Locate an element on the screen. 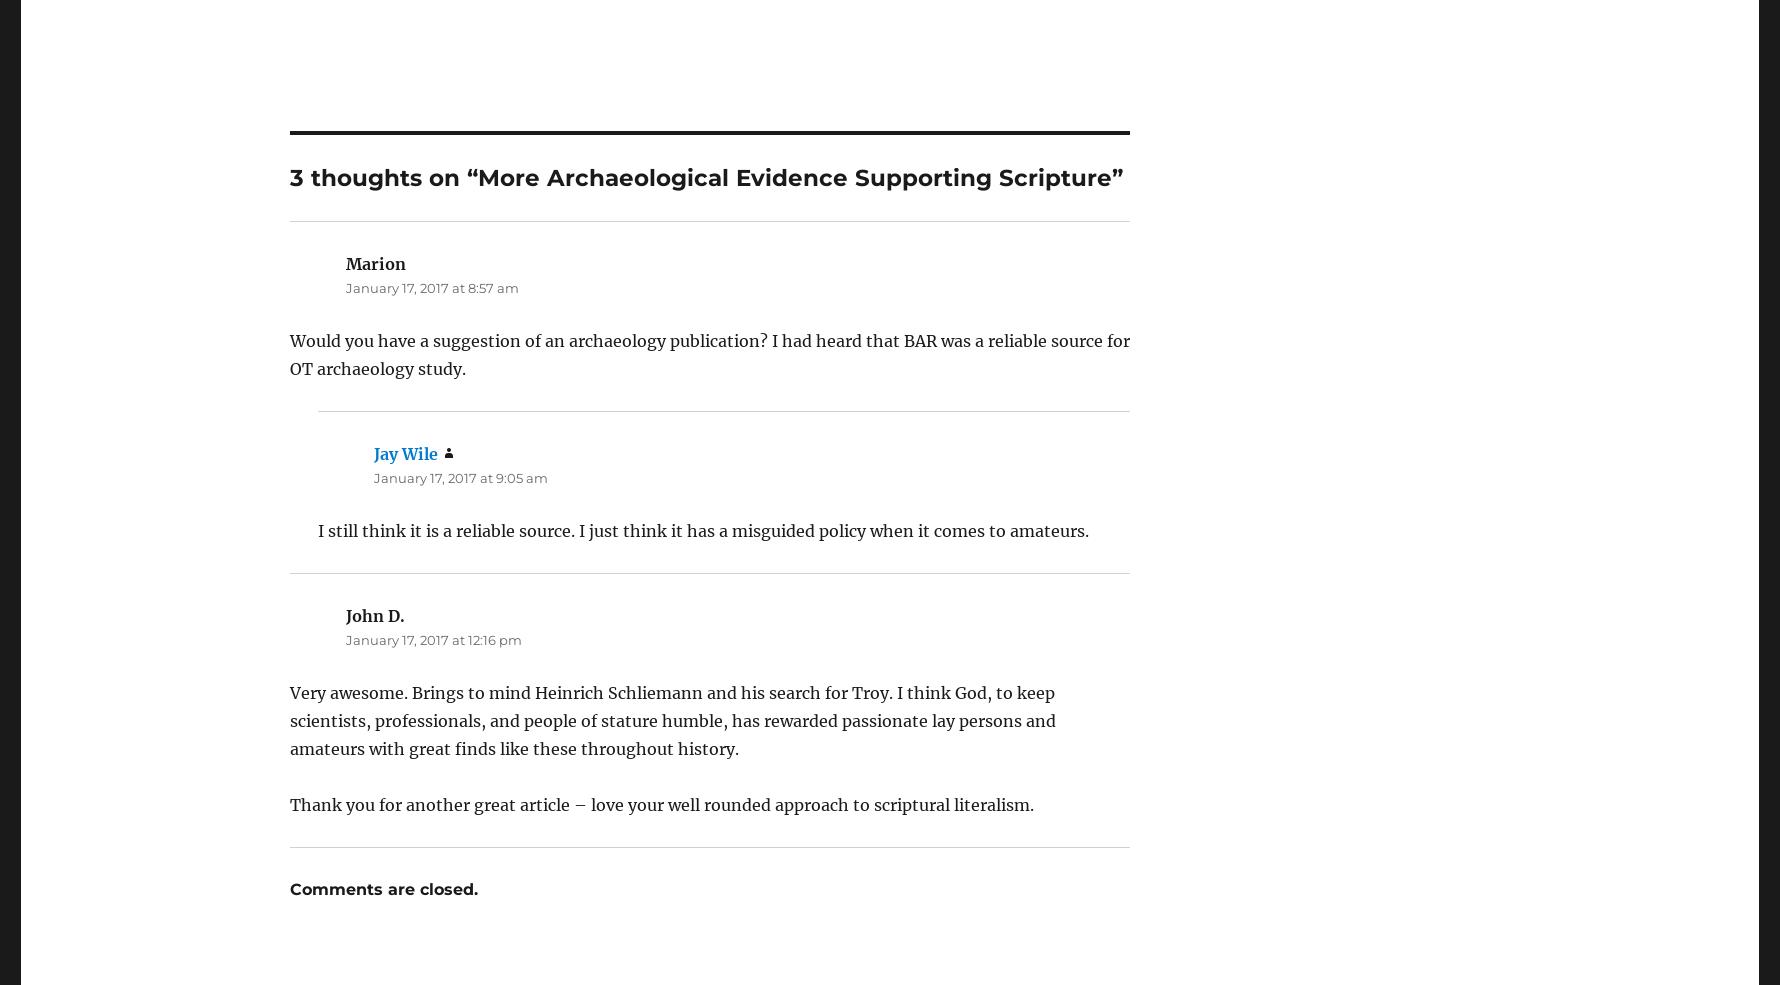 Image resolution: width=1780 pixels, height=985 pixels. 'Comments are closed.' is located at coordinates (288, 833).